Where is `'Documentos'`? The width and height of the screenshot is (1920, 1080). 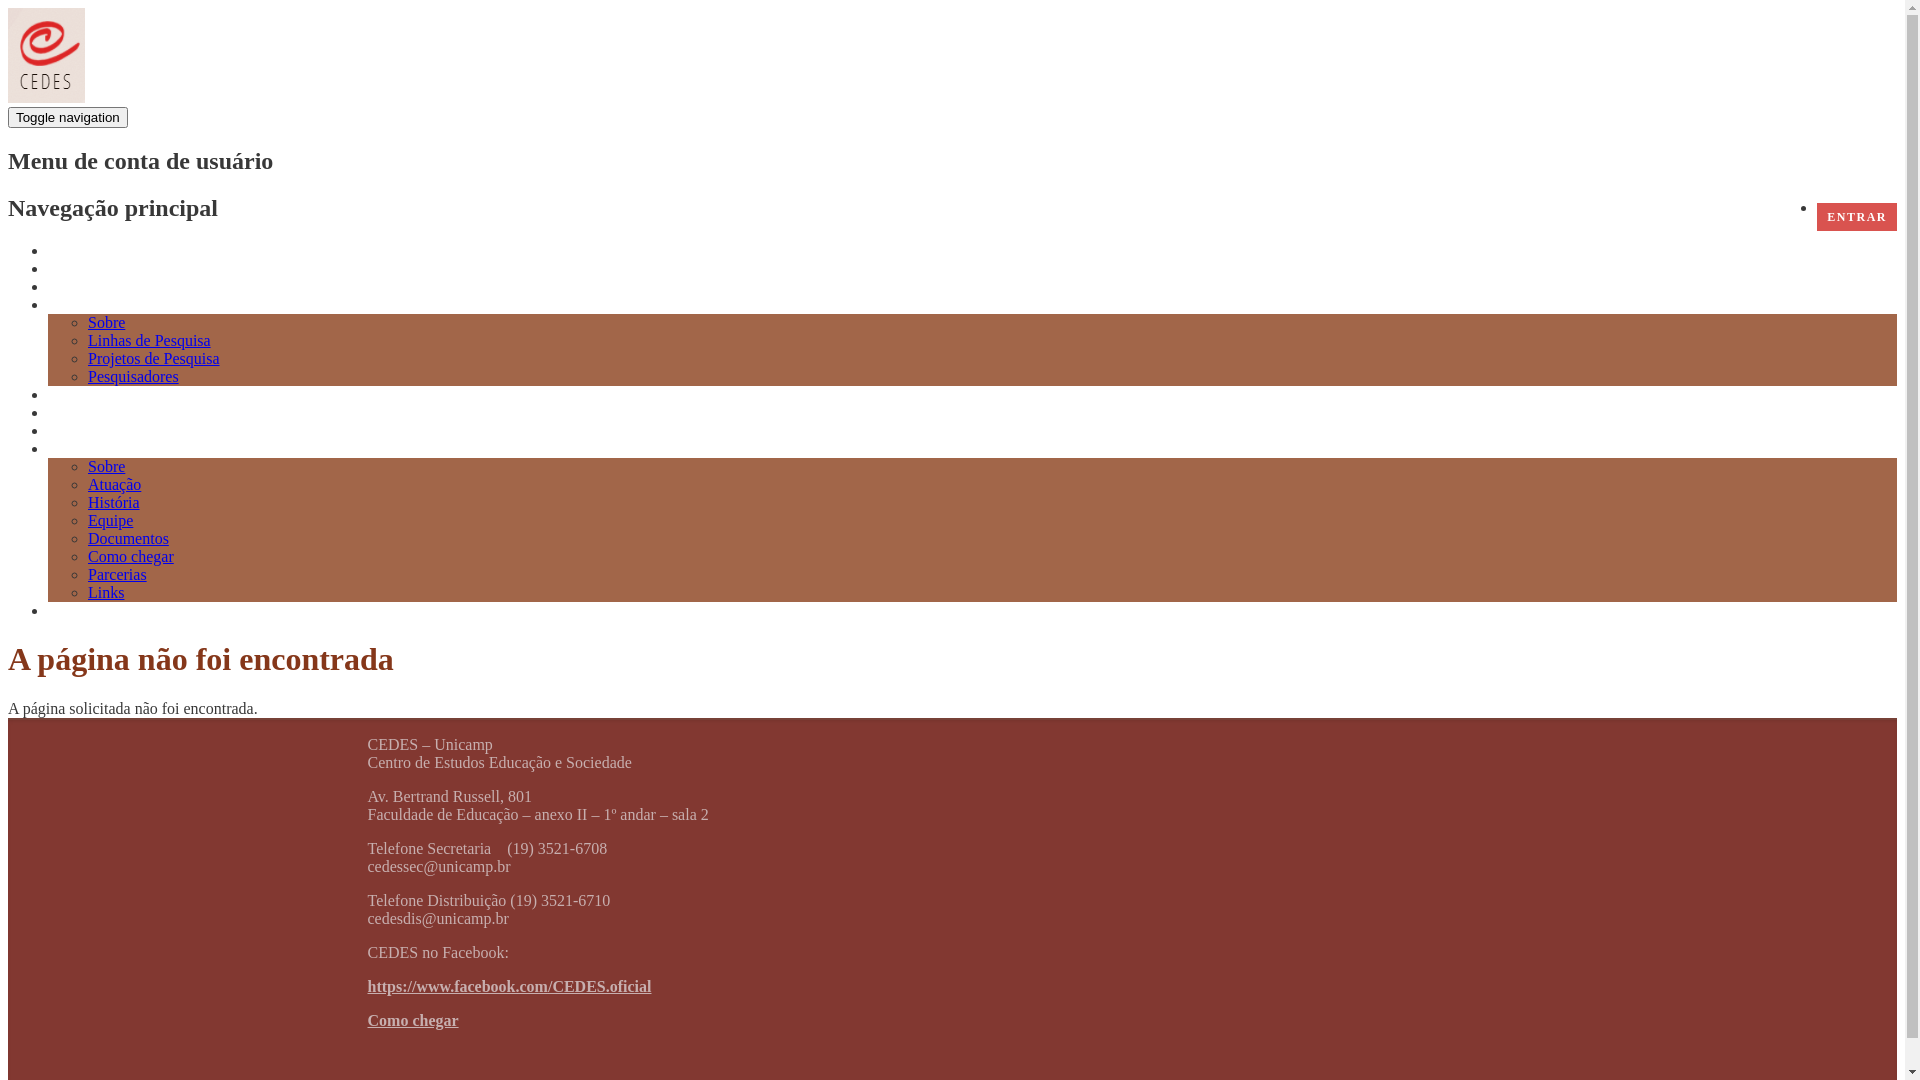
'Documentos' is located at coordinates (127, 537).